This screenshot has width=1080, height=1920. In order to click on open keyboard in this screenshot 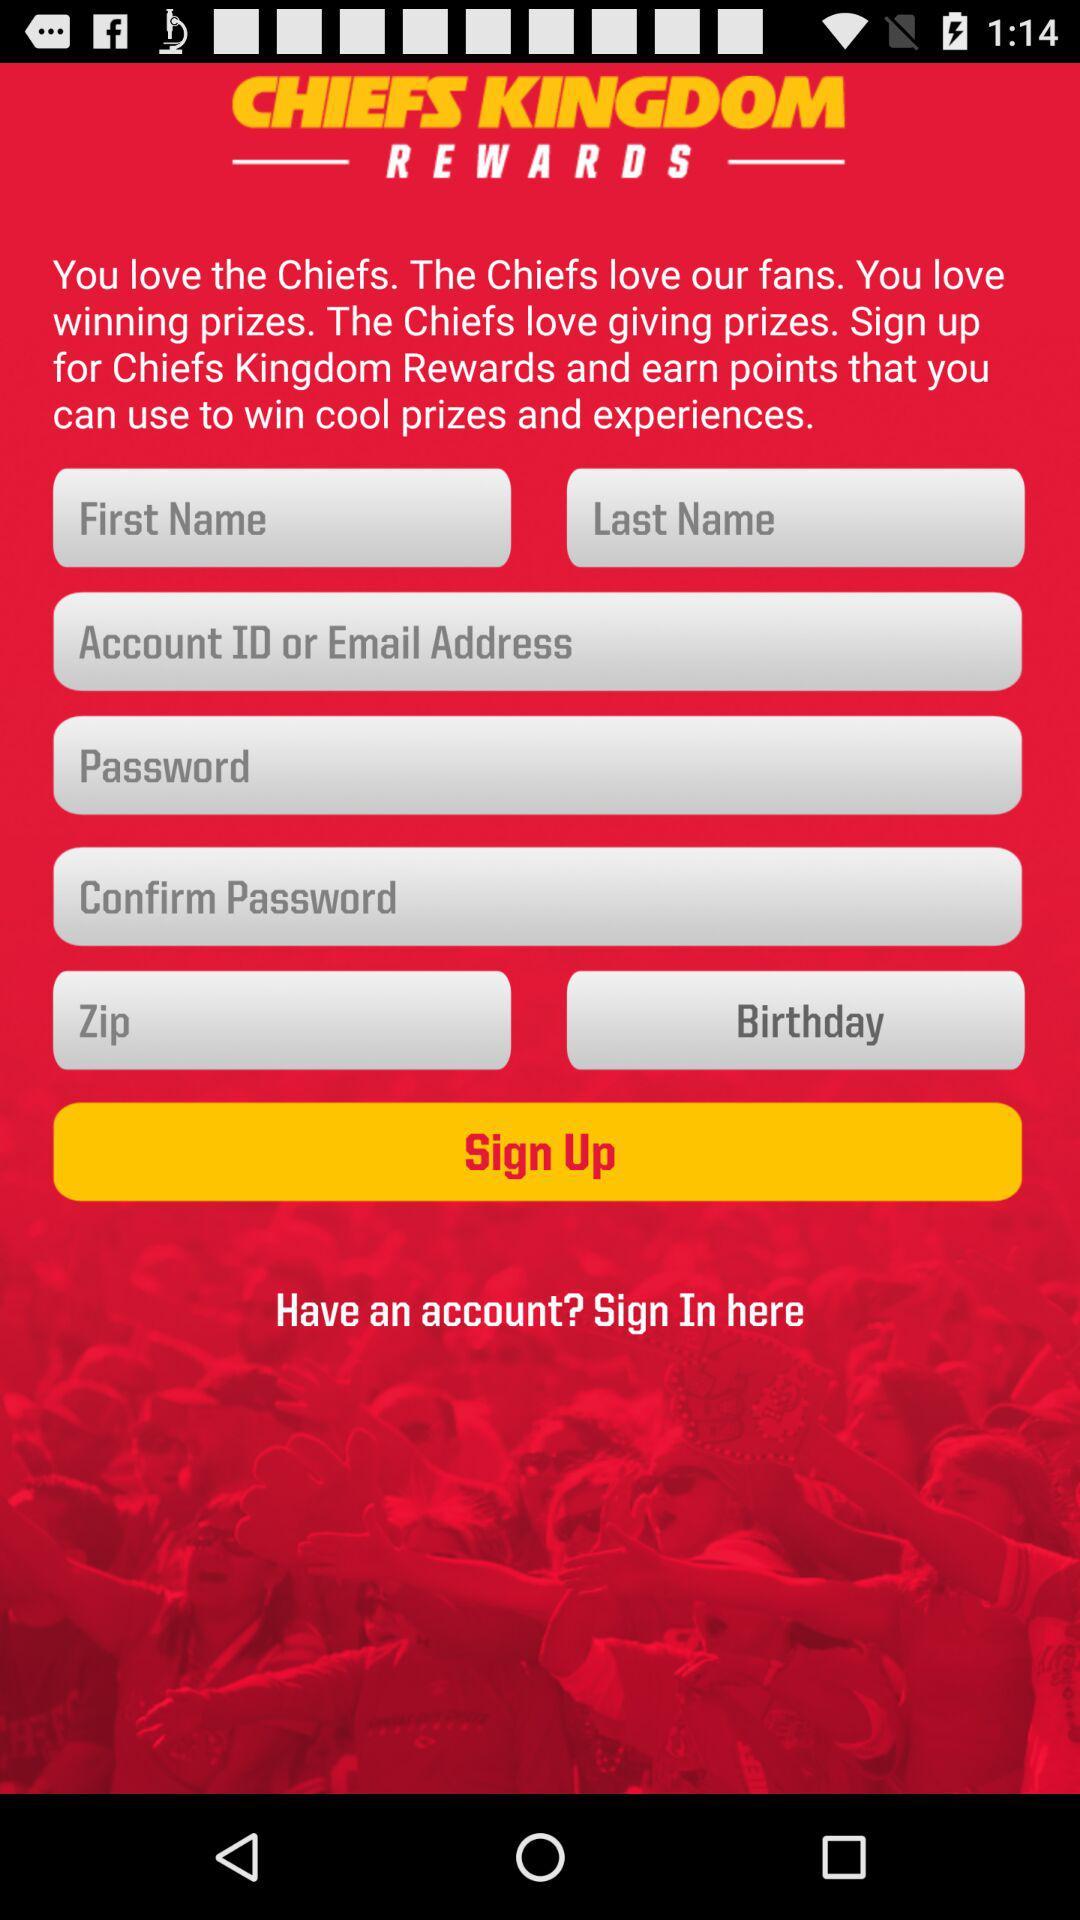, I will do `click(283, 518)`.